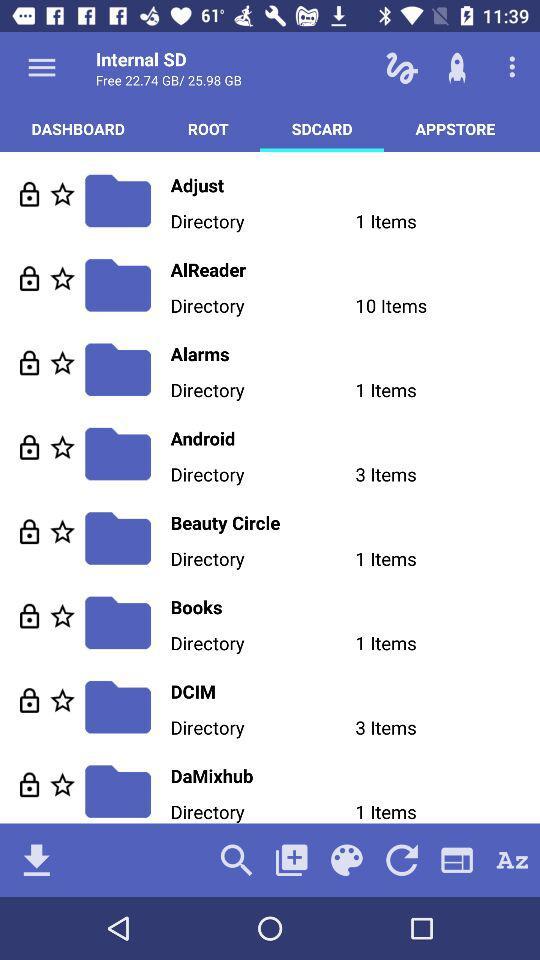 This screenshot has width=540, height=960. What do you see at coordinates (62, 700) in the screenshot?
I see `important to know` at bounding box center [62, 700].